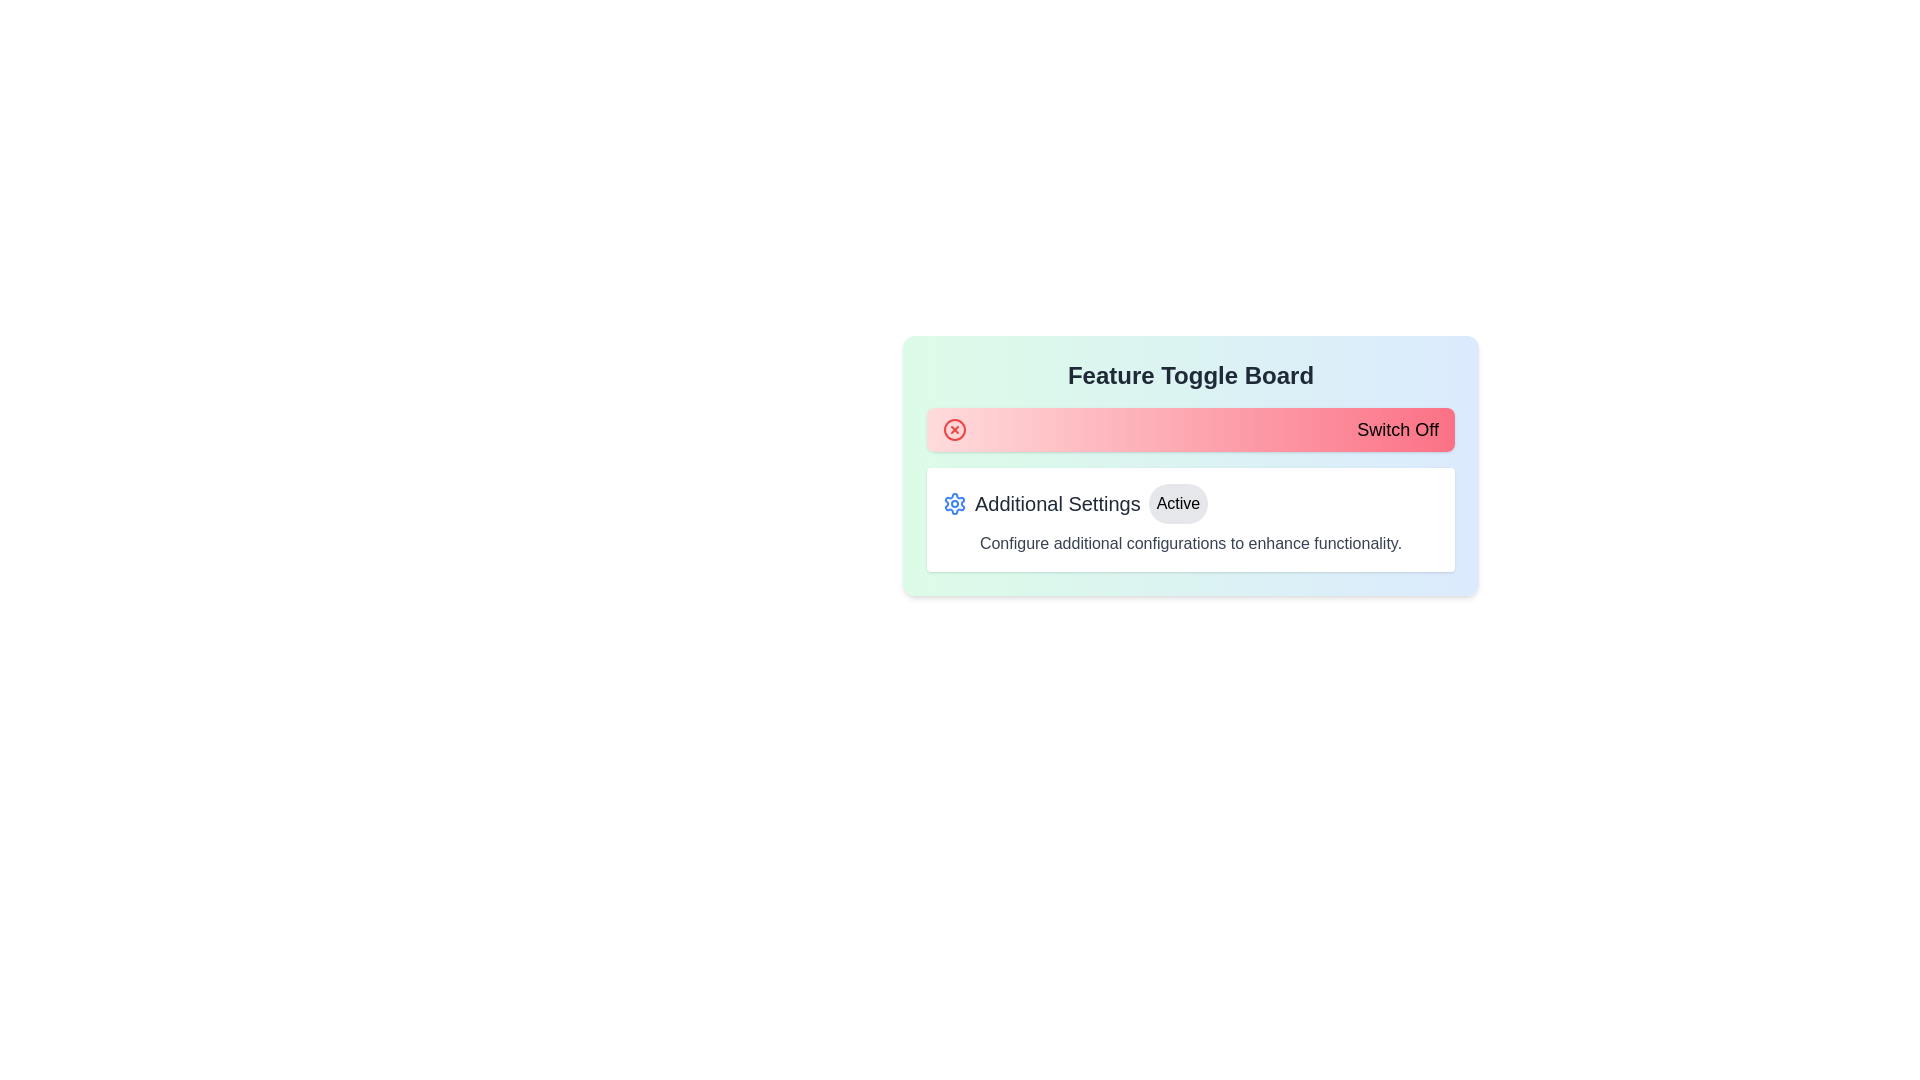  Describe the element at coordinates (954, 428) in the screenshot. I see `the close icon located on the left side of the 'Switch Off' control bar, which signifies the action of turning off the associated functionality` at that location.